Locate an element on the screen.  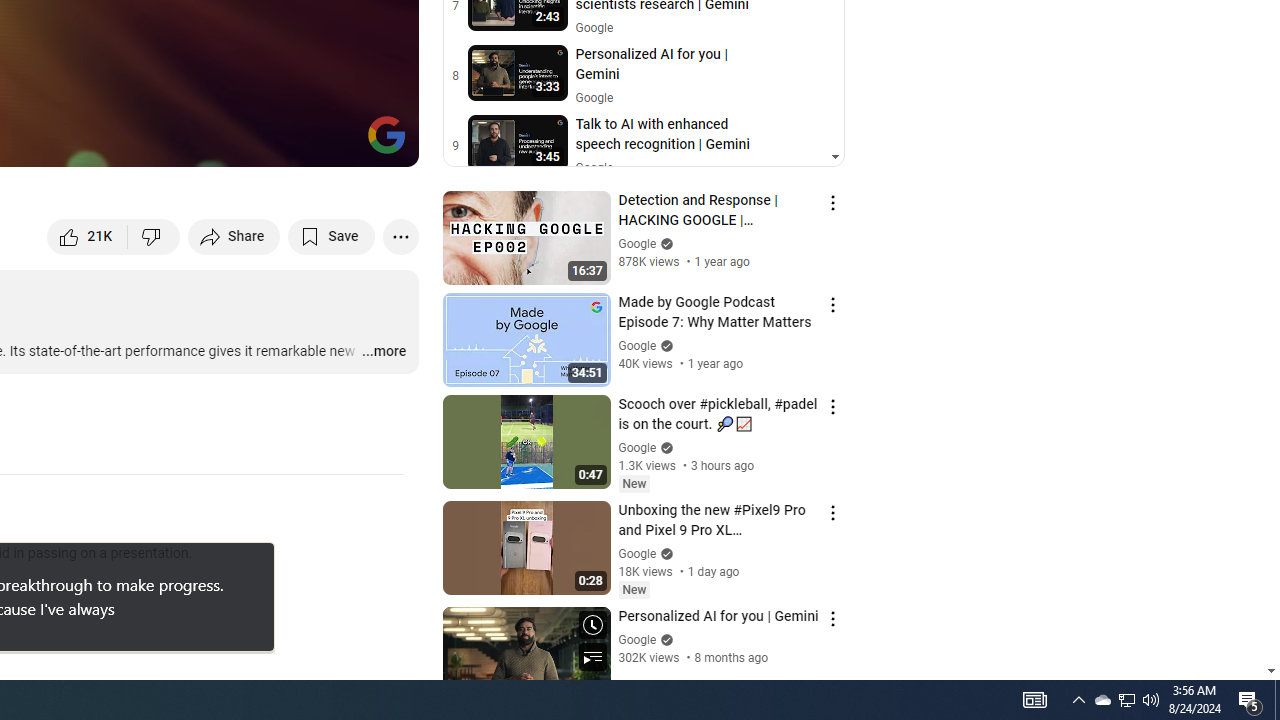
'...more' is located at coordinates (383, 351).